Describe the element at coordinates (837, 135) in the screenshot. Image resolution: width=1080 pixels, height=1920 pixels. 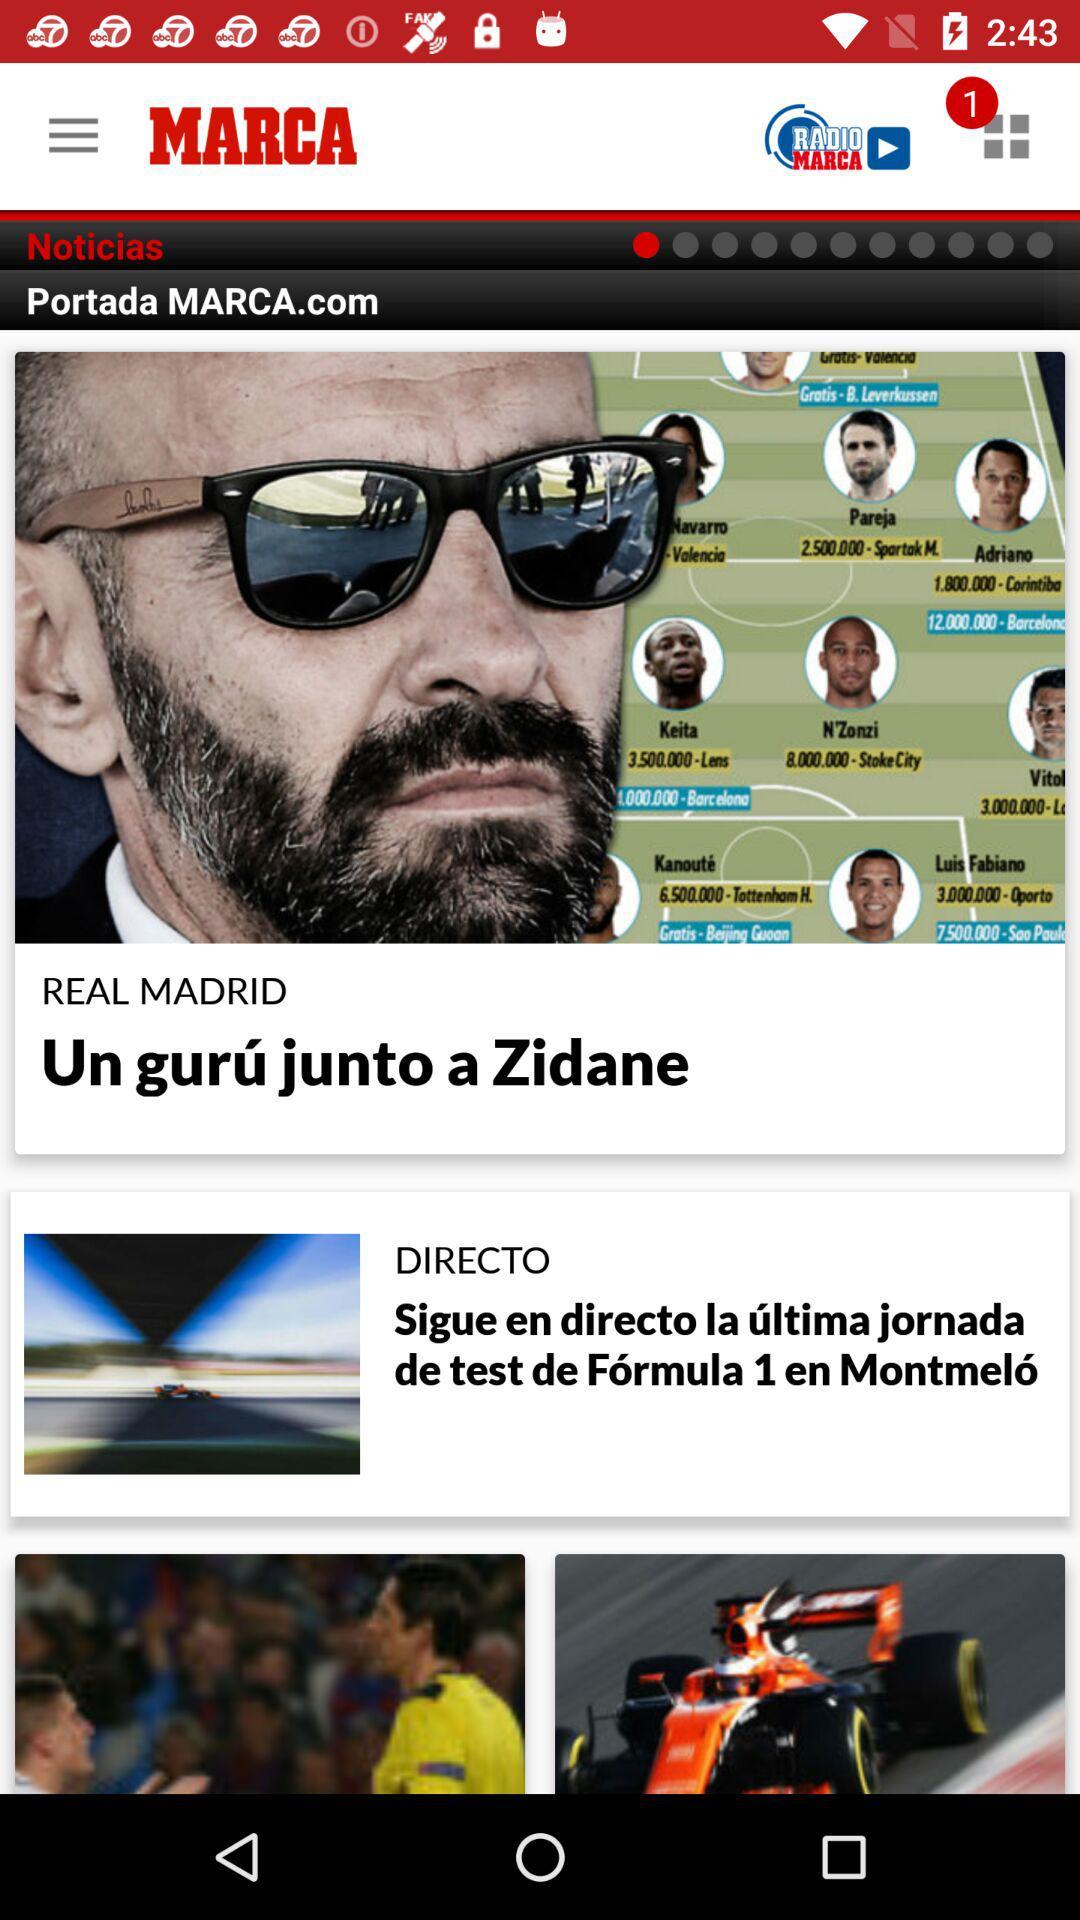
I see `the radio` at that location.